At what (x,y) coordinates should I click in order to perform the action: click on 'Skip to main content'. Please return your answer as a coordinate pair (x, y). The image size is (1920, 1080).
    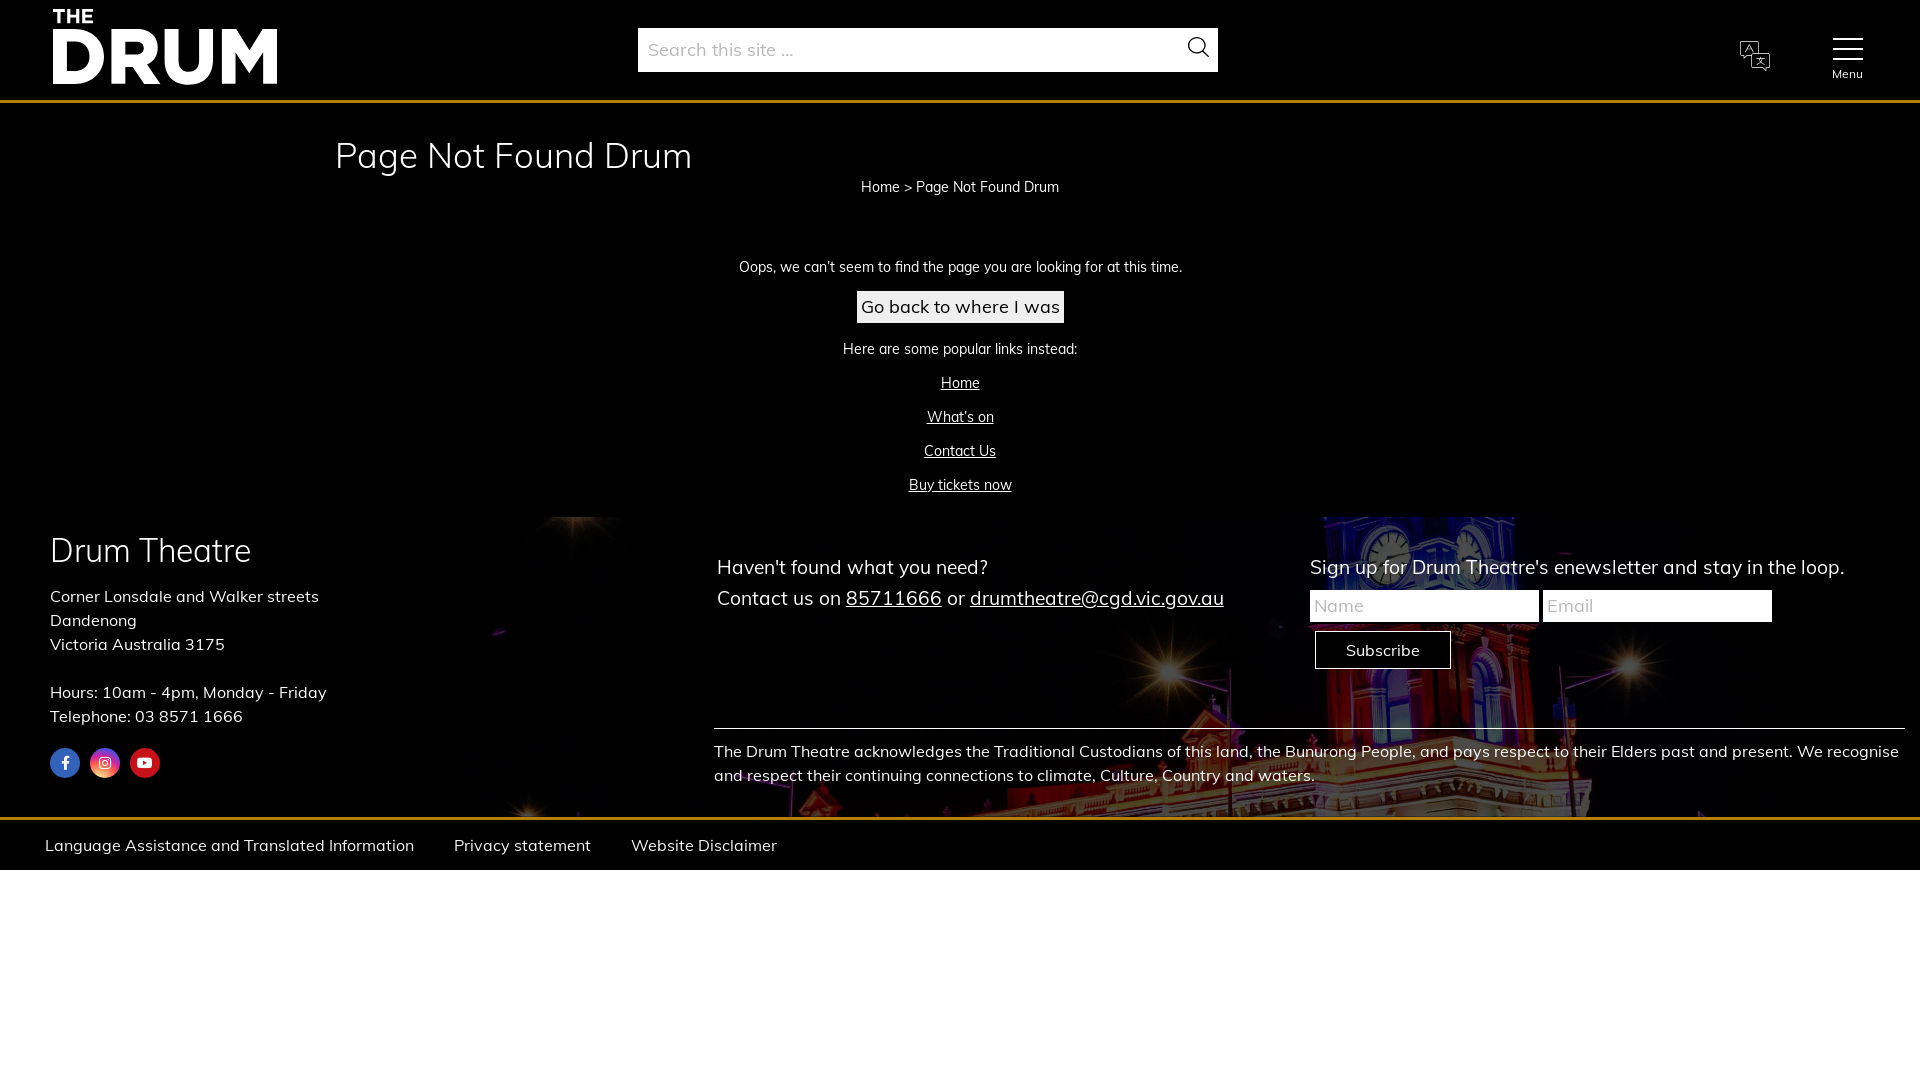
    Looking at the image, I should click on (0, 0).